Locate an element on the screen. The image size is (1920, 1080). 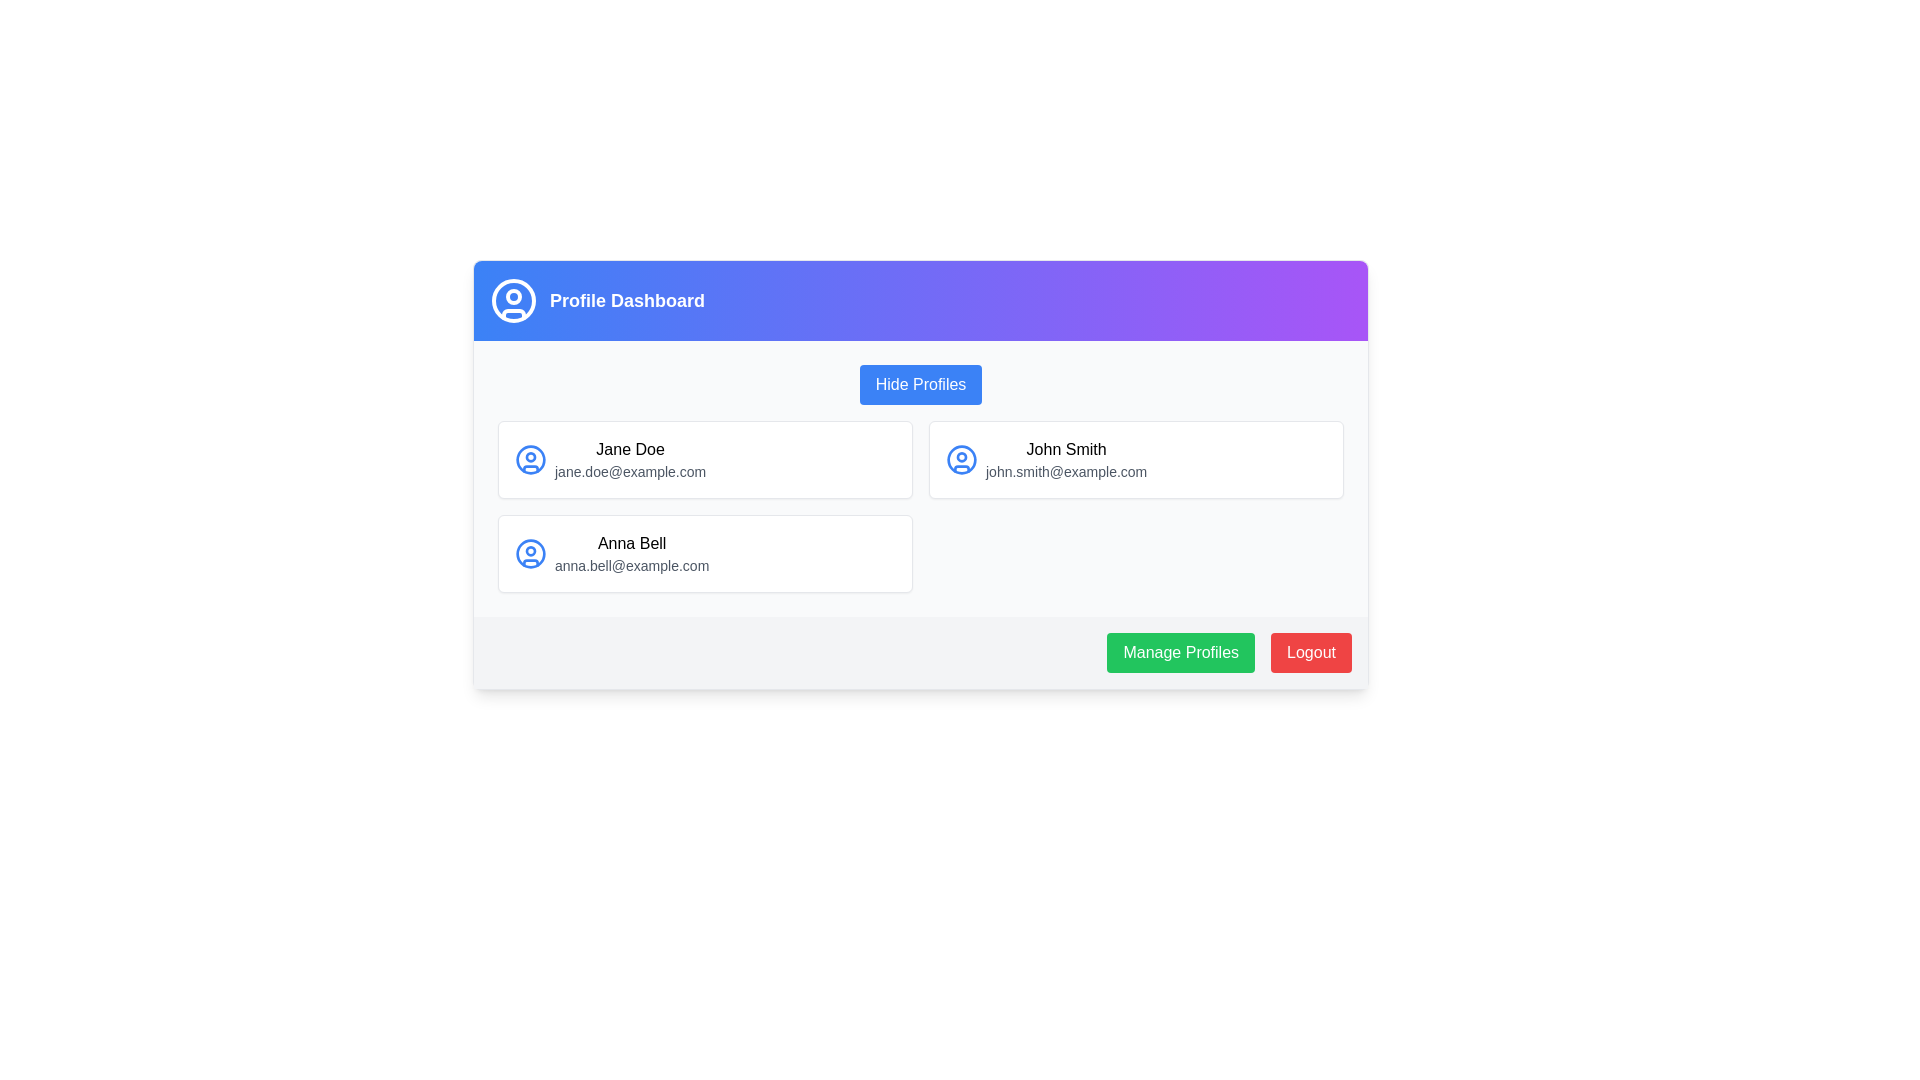
the graphical icon representing the user profile for 'John Smith', which is located to the left of the text containing the user's name and email is located at coordinates (961, 459).